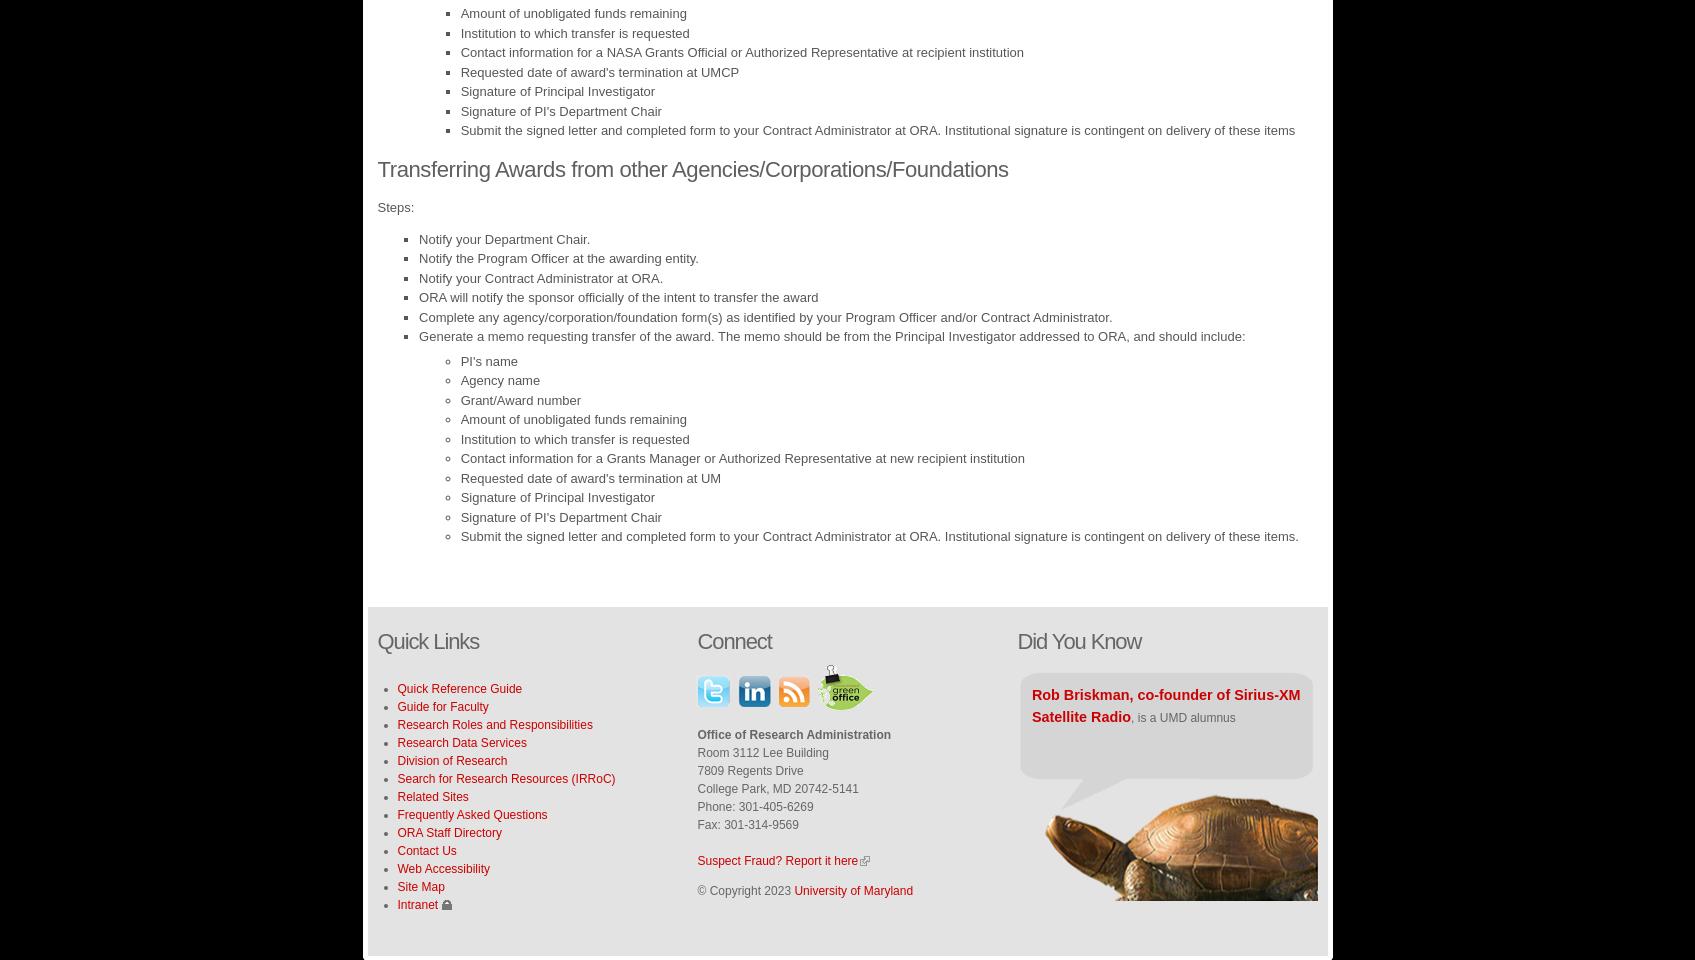  Describe the element at coordinates (419, 276) in the screenshot. I see `'Notify your Contract Administrator at ORA.'` at that location.